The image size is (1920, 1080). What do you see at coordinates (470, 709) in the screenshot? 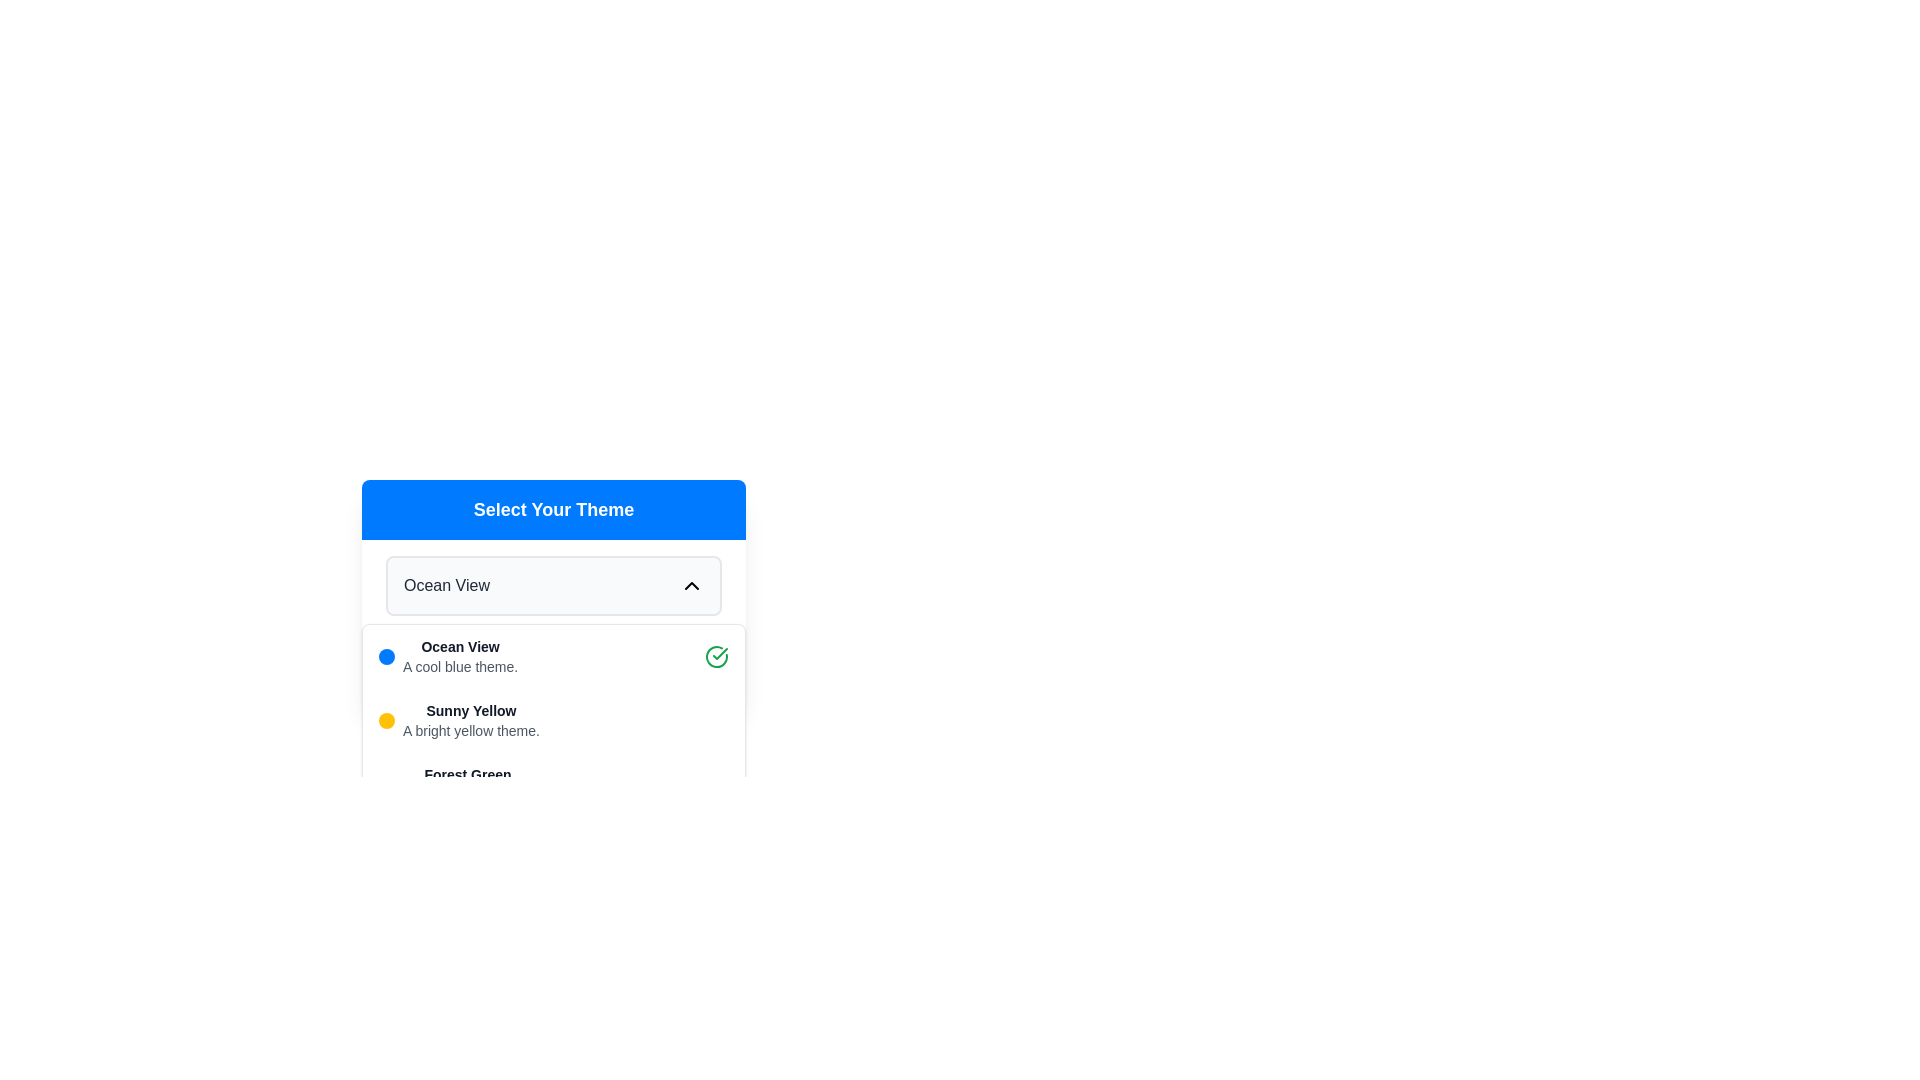
I see `the 'Sunny Yellow' text label, which is the second item in the theme selection list under 'Select Your Theme.'` at bounding box center [470, 709].